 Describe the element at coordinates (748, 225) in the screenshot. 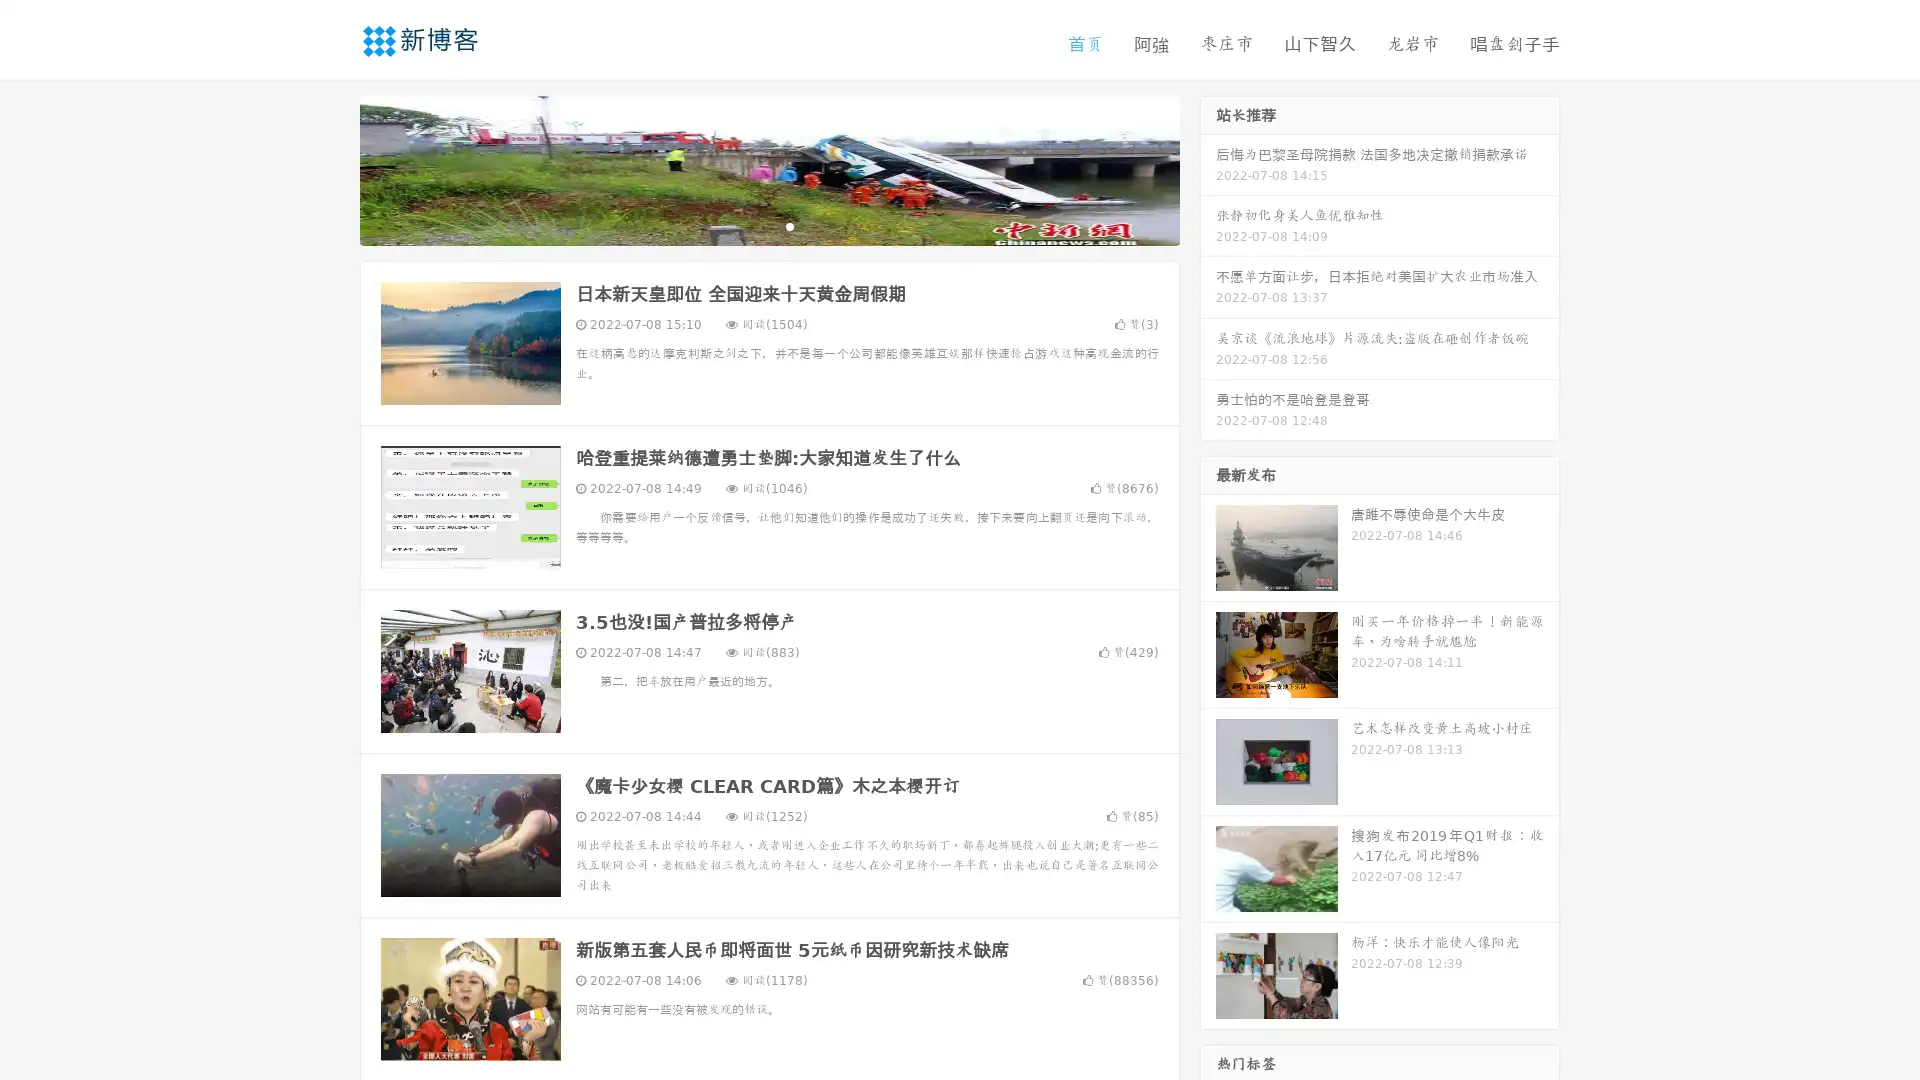

I see `Go to slide 1` at that location.